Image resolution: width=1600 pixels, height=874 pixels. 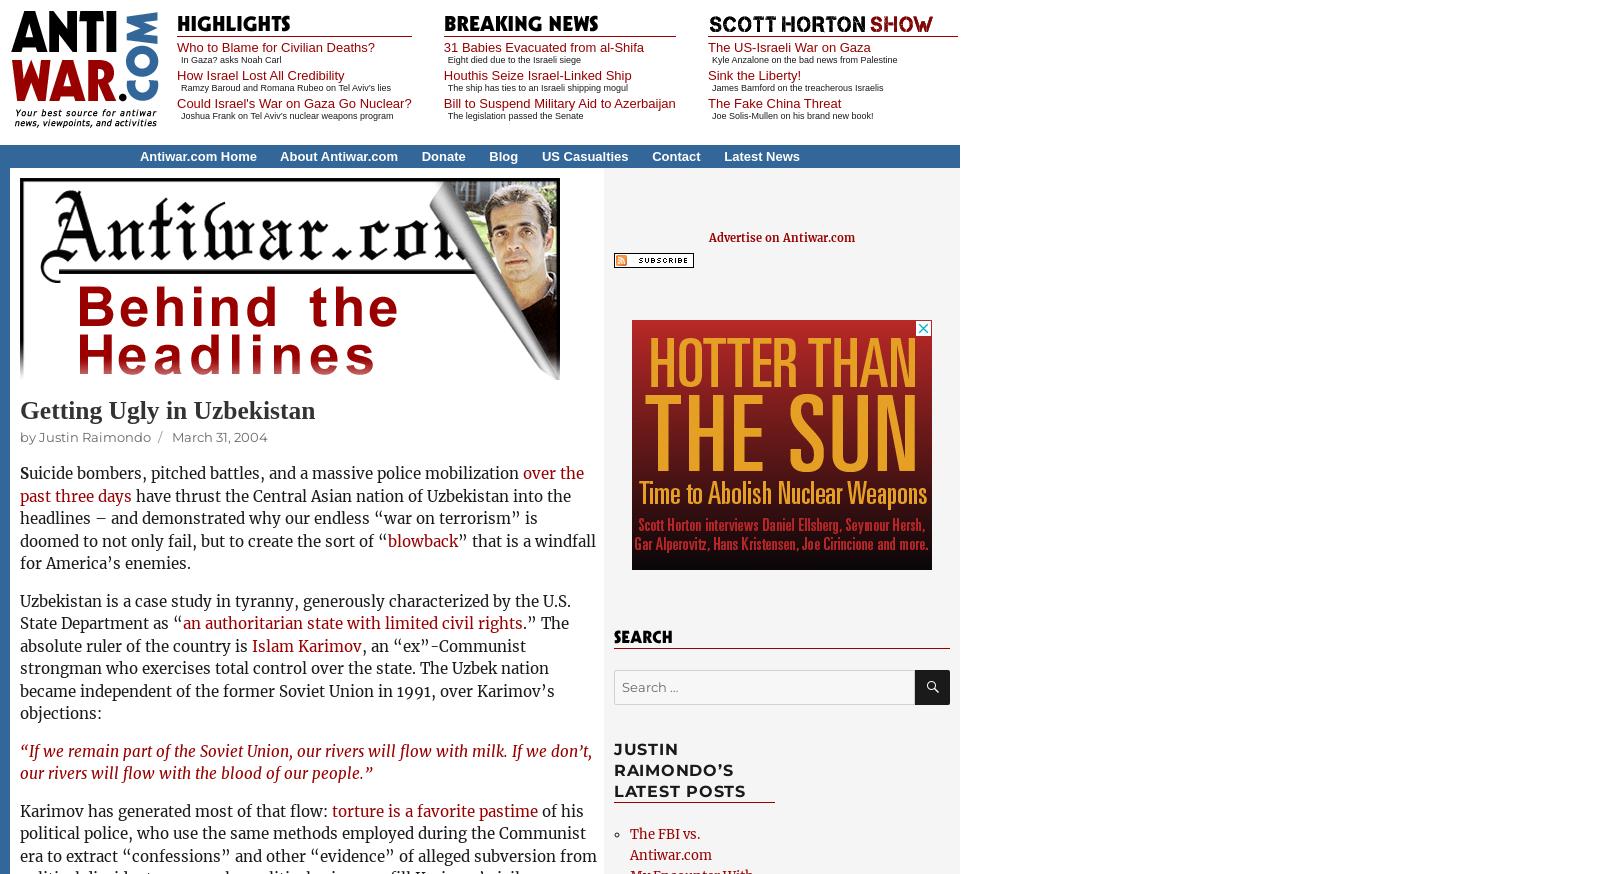 What do you see at coordinates (788, 46) in the screenshot?
I see `'The US-Israeli War on Gaza'` at bounding box center [788, 46].